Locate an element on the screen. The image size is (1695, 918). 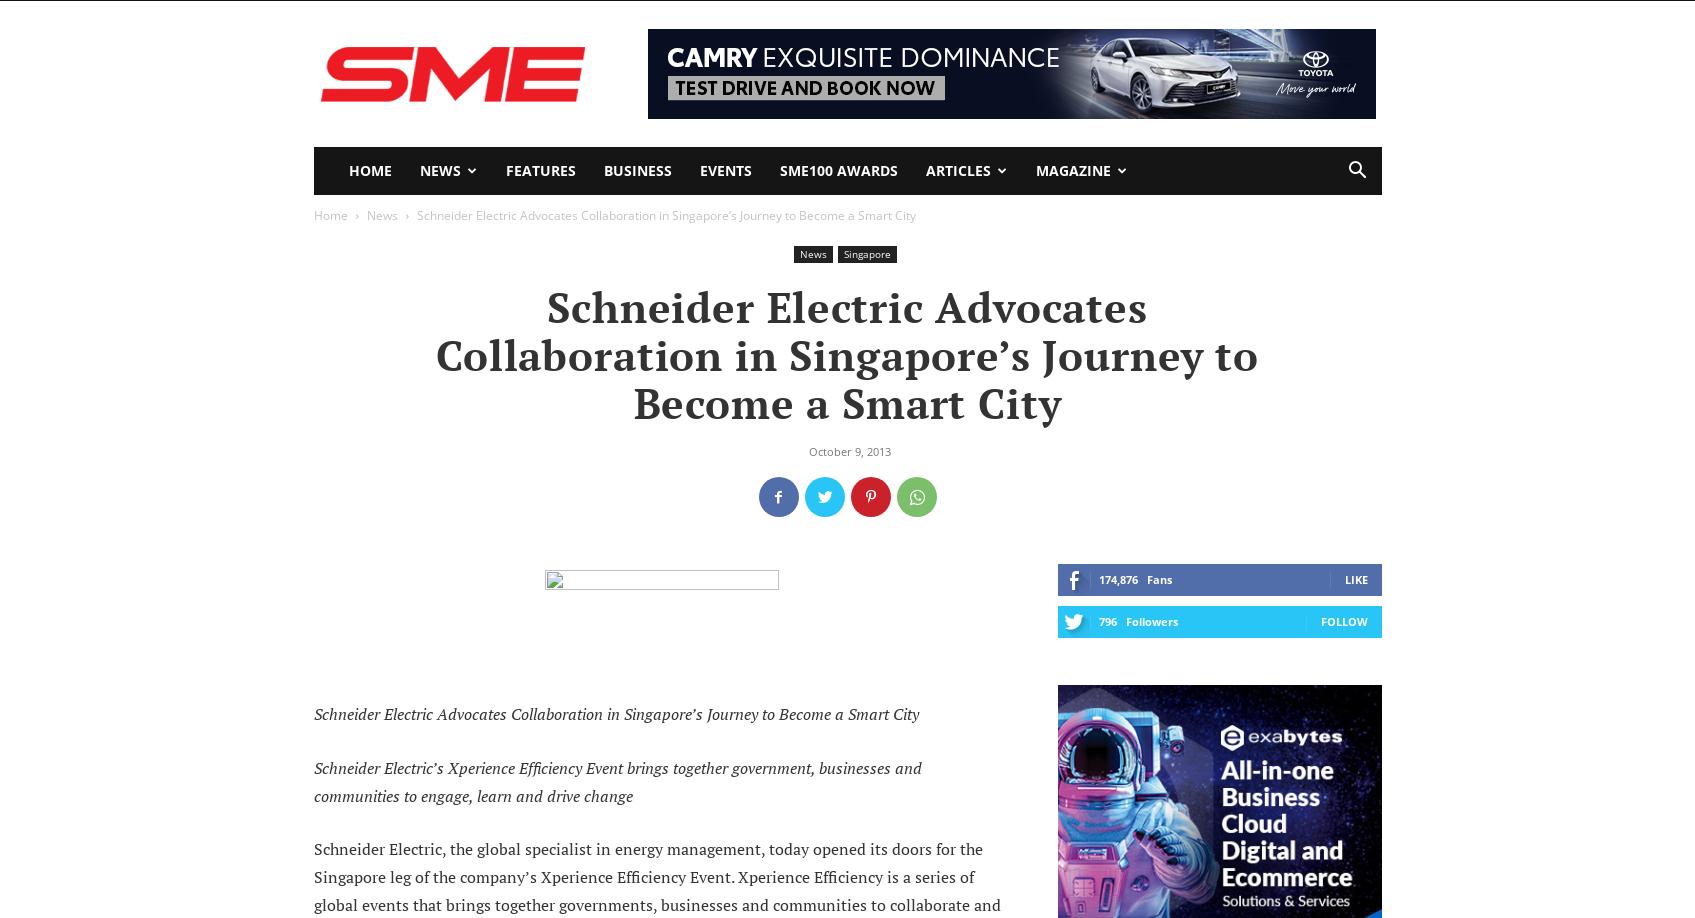
'Home' is located at coordinates (329, 215).